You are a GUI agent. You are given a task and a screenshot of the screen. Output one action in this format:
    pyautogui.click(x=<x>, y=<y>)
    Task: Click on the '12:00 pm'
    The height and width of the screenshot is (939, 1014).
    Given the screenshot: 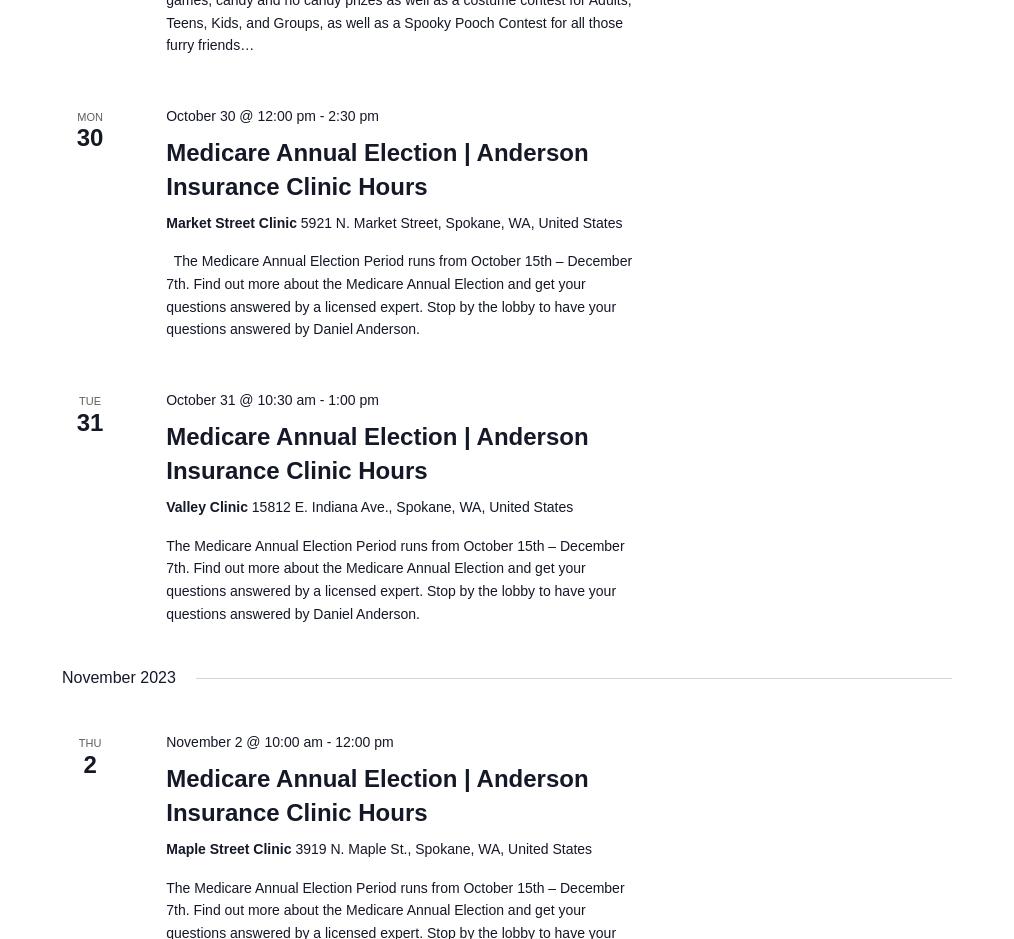 What is the action you would take?
    pyautogui.click(x=363, y=741)
    